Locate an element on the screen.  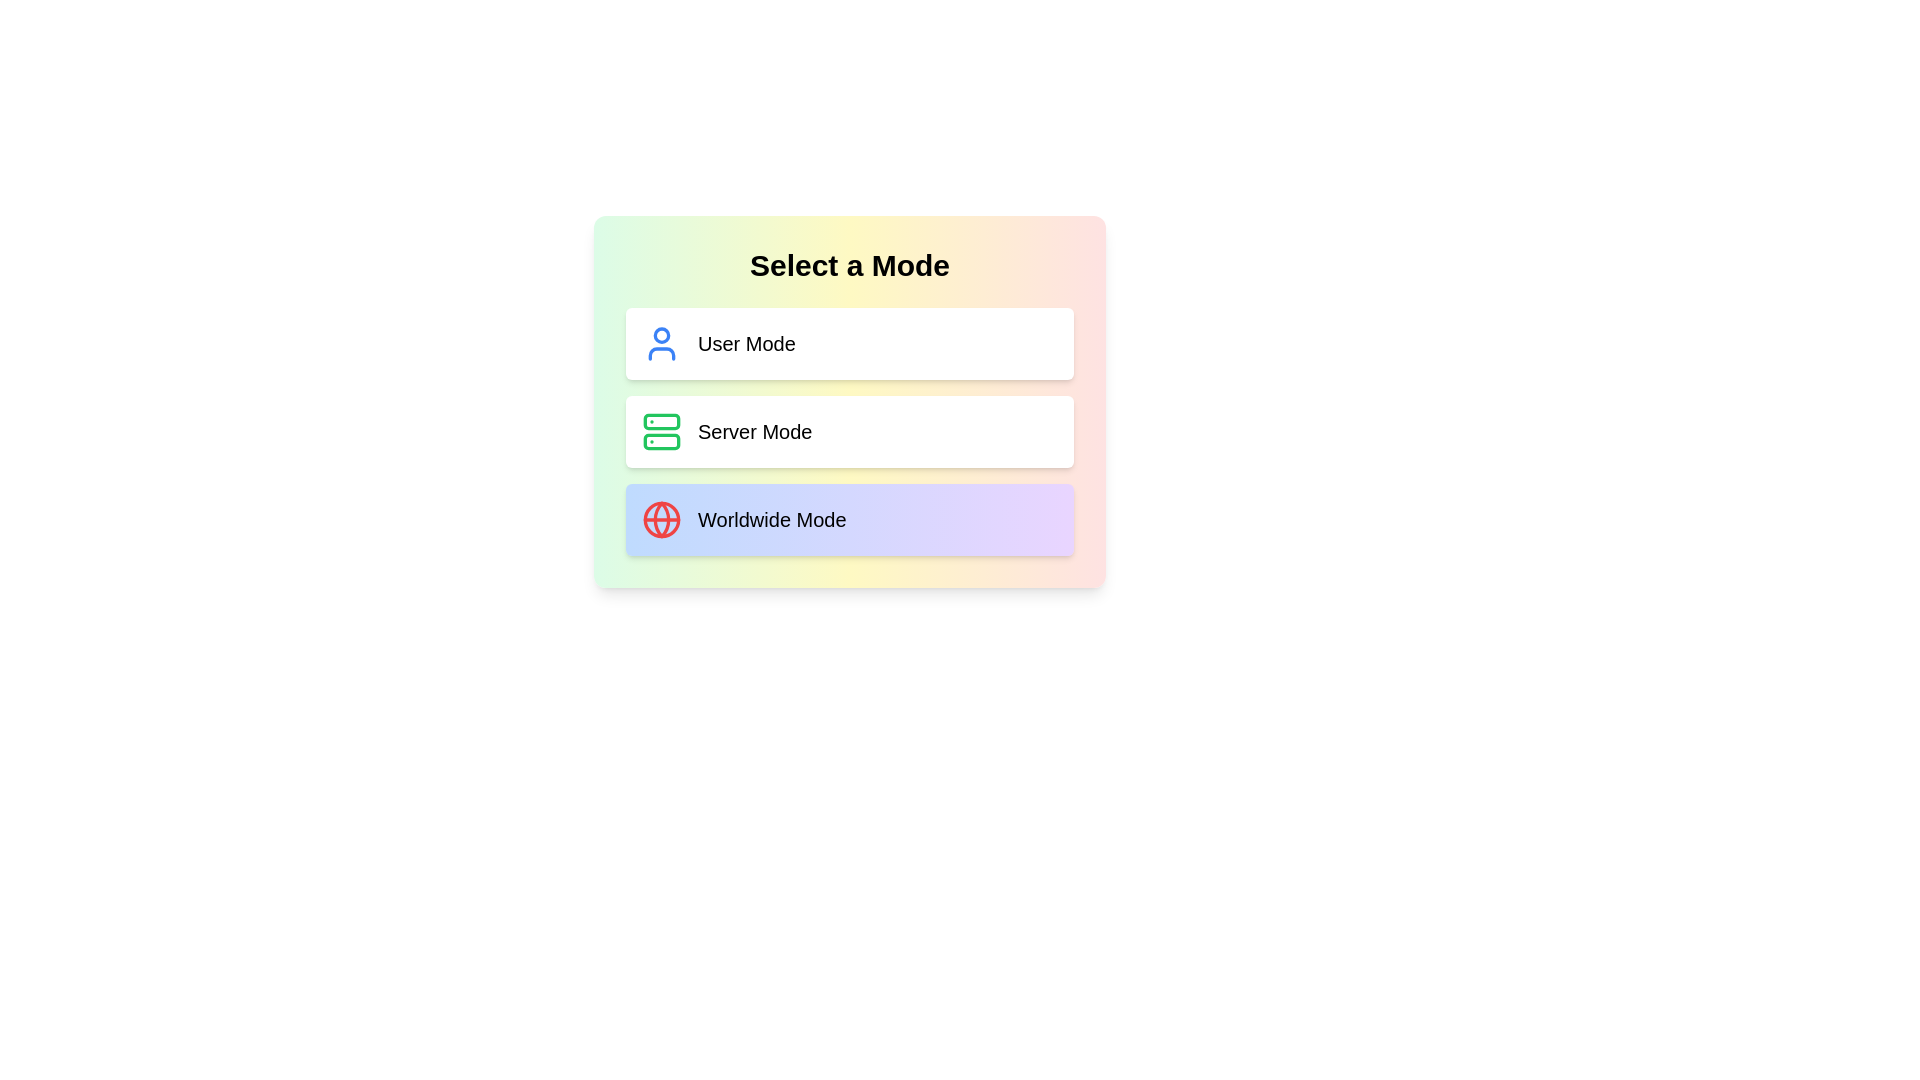
the second rectangular SVG graphical element in the server icon design, located in the vertical option menu under the 'User Mode' icon and above the 'Worldwide Mode' icon is located at coordinates (662, 441).